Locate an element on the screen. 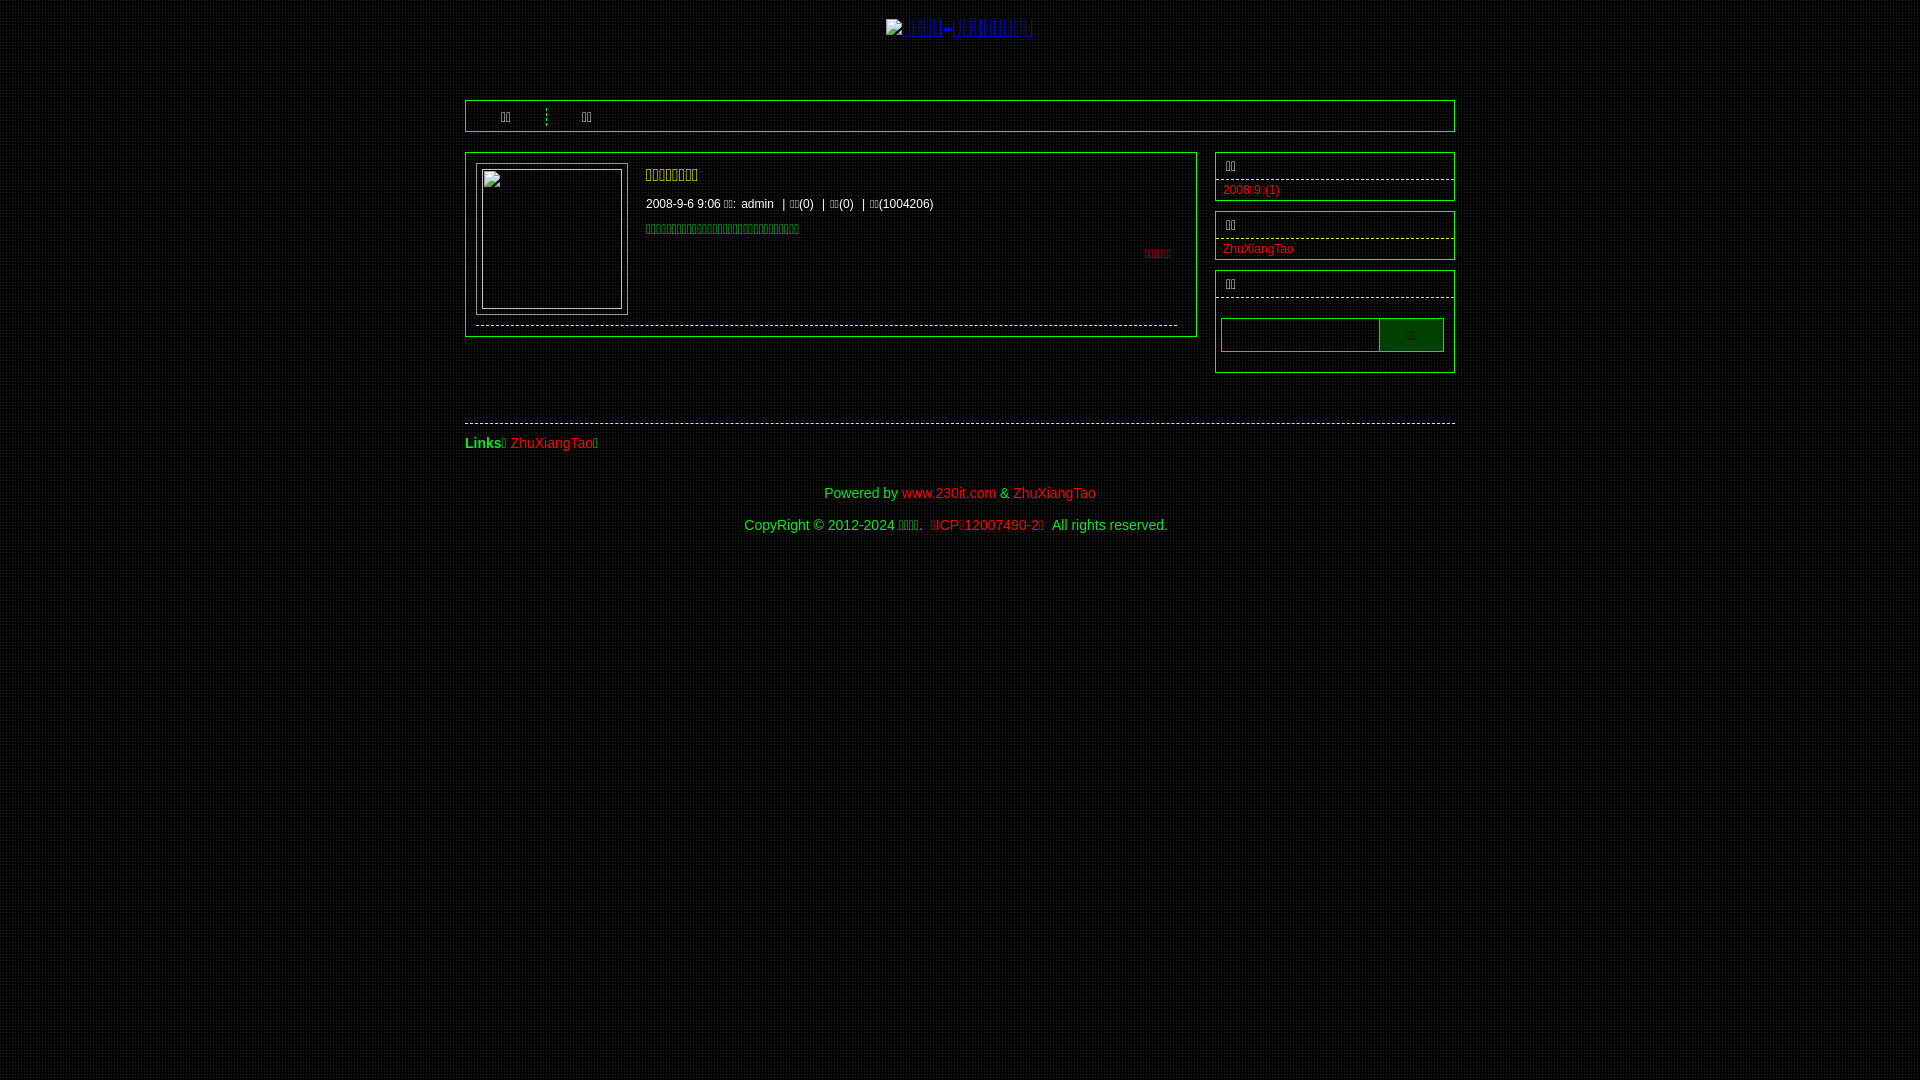 This screenshot has width=1920, height=1080. 'www.230it.com' is located at coordinates (948, 493).